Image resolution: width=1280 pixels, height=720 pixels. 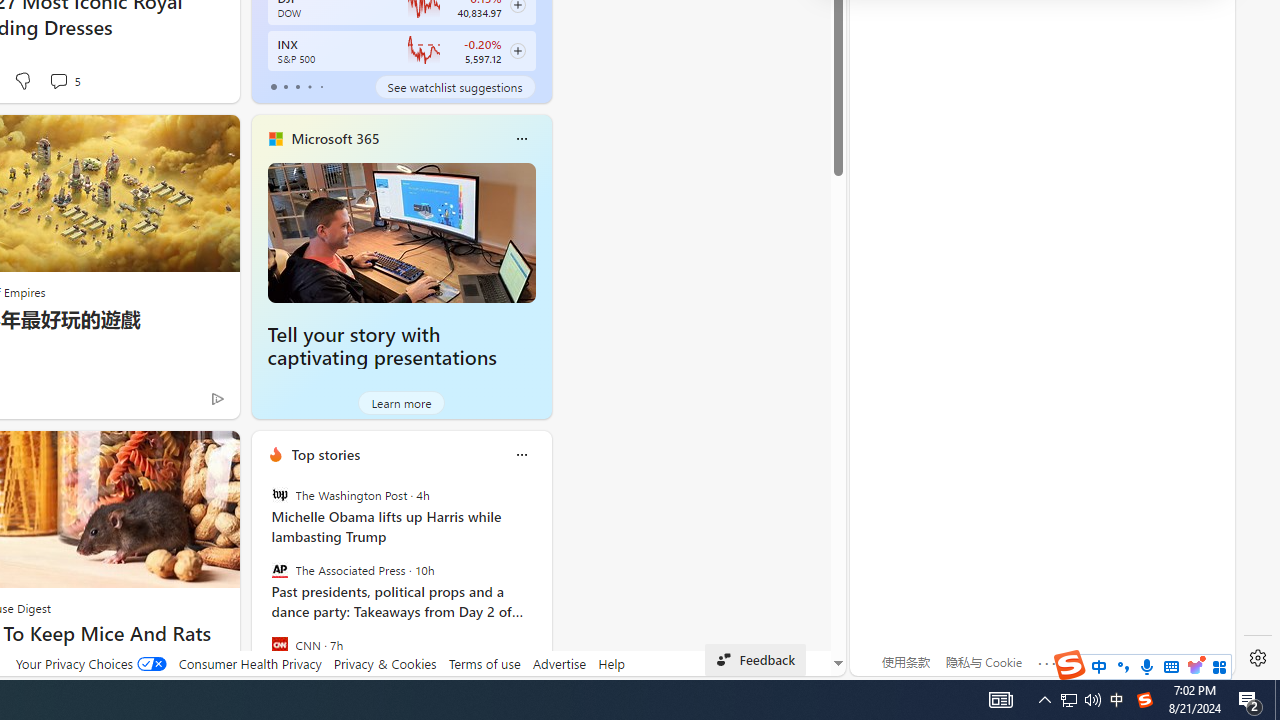 What do you see at coordinates (321, 86) in the screenshot?
I see `'tab-4'` at bounding box center [321, 86].